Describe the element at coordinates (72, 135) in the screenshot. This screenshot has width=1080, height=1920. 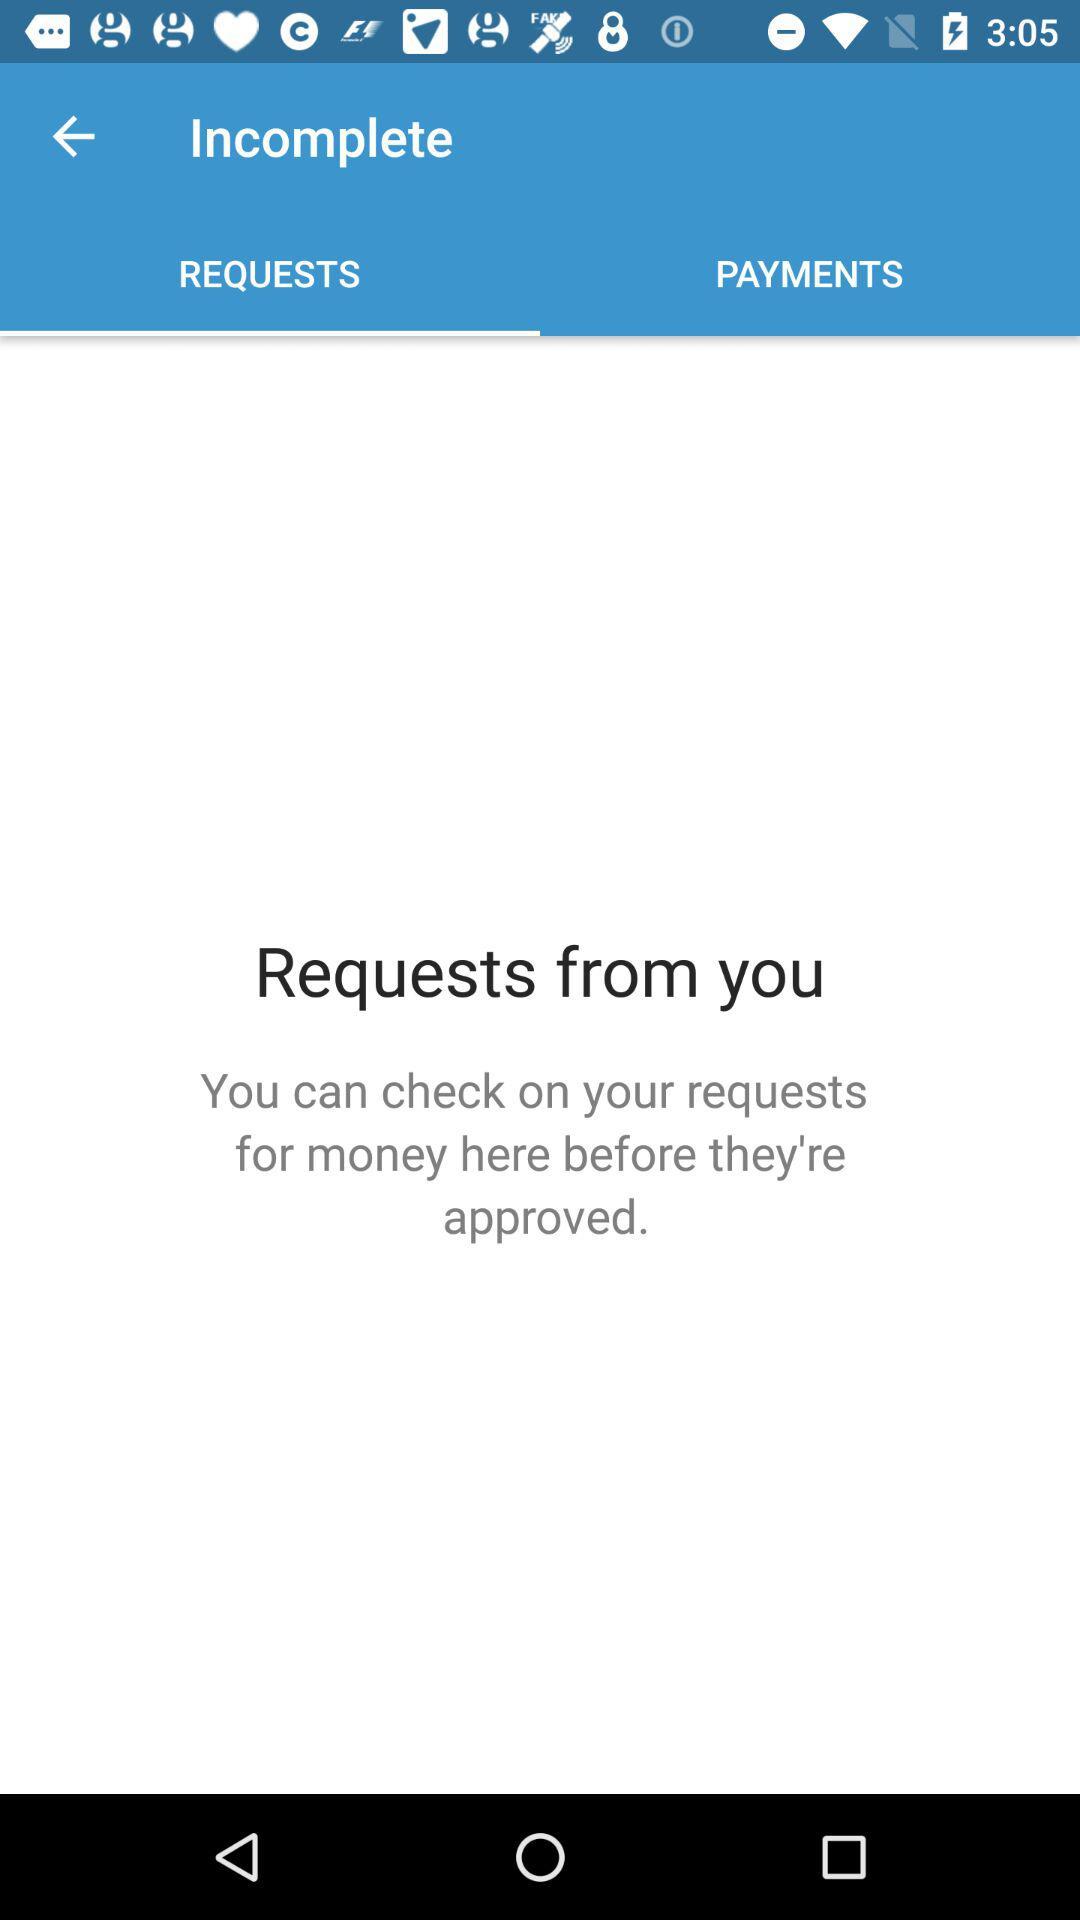
I see `the icon next to the incomplete app` at that location.